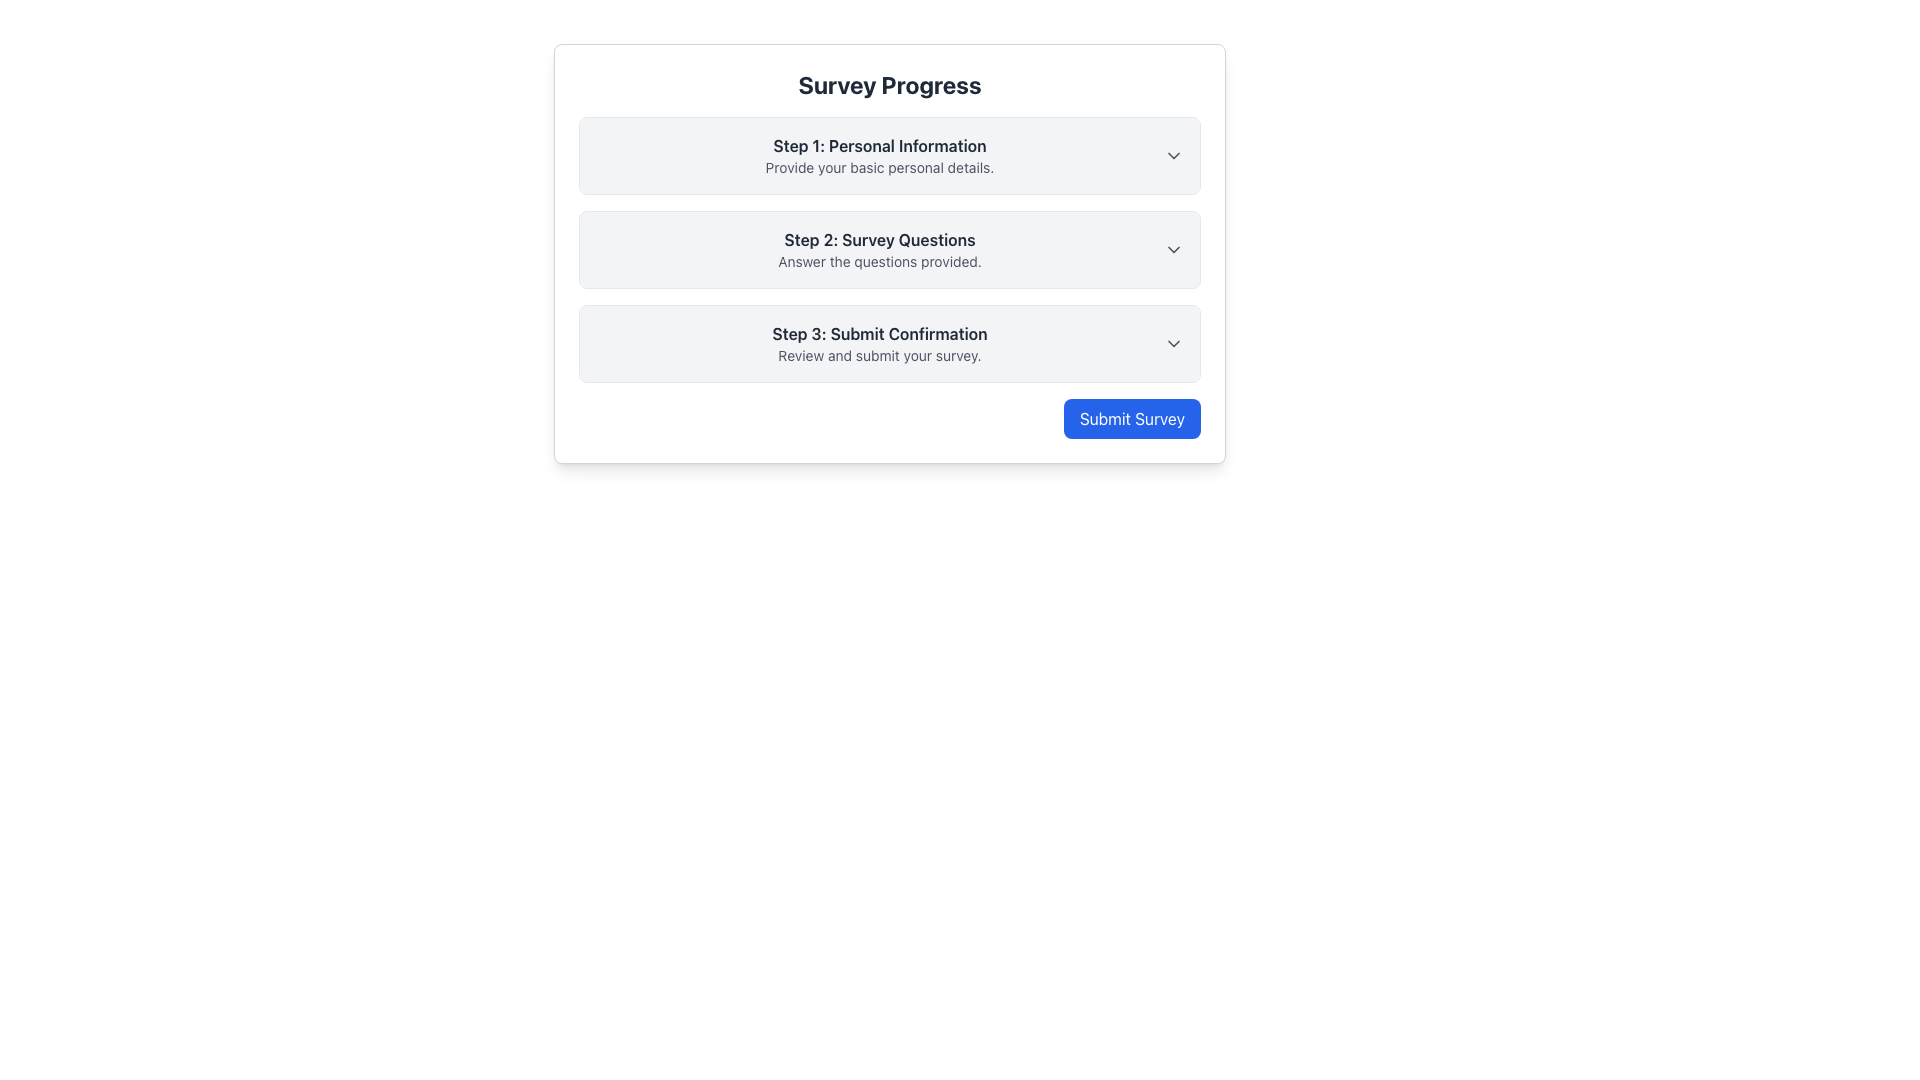 This screenshot has height=1080, width=1920. Describe the element at coordinates (879, 333) in the screenshot. I see `the text label 'Step 3: Submit Confirmation' which is styled in bold, dark gray color and is the third item under 'Survey Progress.'` at that location.